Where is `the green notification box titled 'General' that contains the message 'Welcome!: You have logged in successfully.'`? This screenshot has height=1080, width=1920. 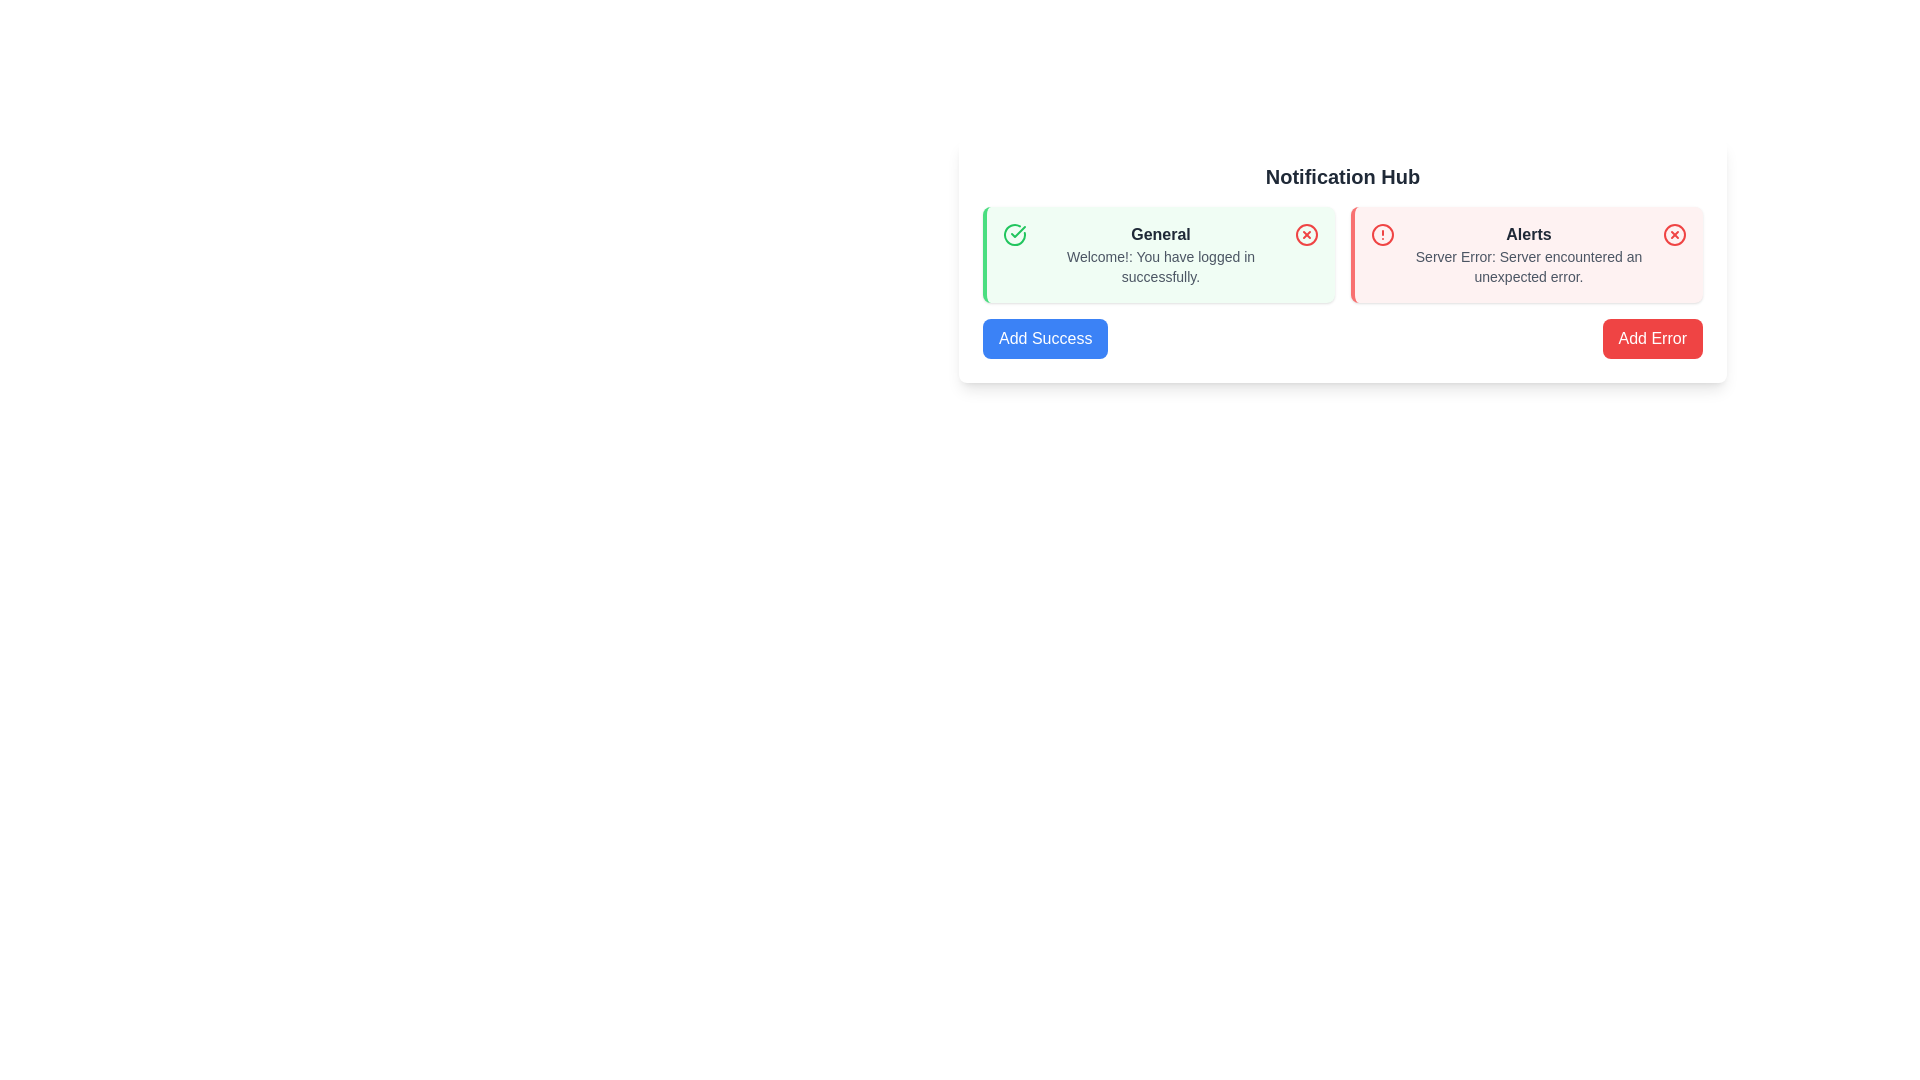
the green notification box titled 'General' that contains the message 'Welcome!: You have logged in successfully.' is located at coordinates (1158, 253).